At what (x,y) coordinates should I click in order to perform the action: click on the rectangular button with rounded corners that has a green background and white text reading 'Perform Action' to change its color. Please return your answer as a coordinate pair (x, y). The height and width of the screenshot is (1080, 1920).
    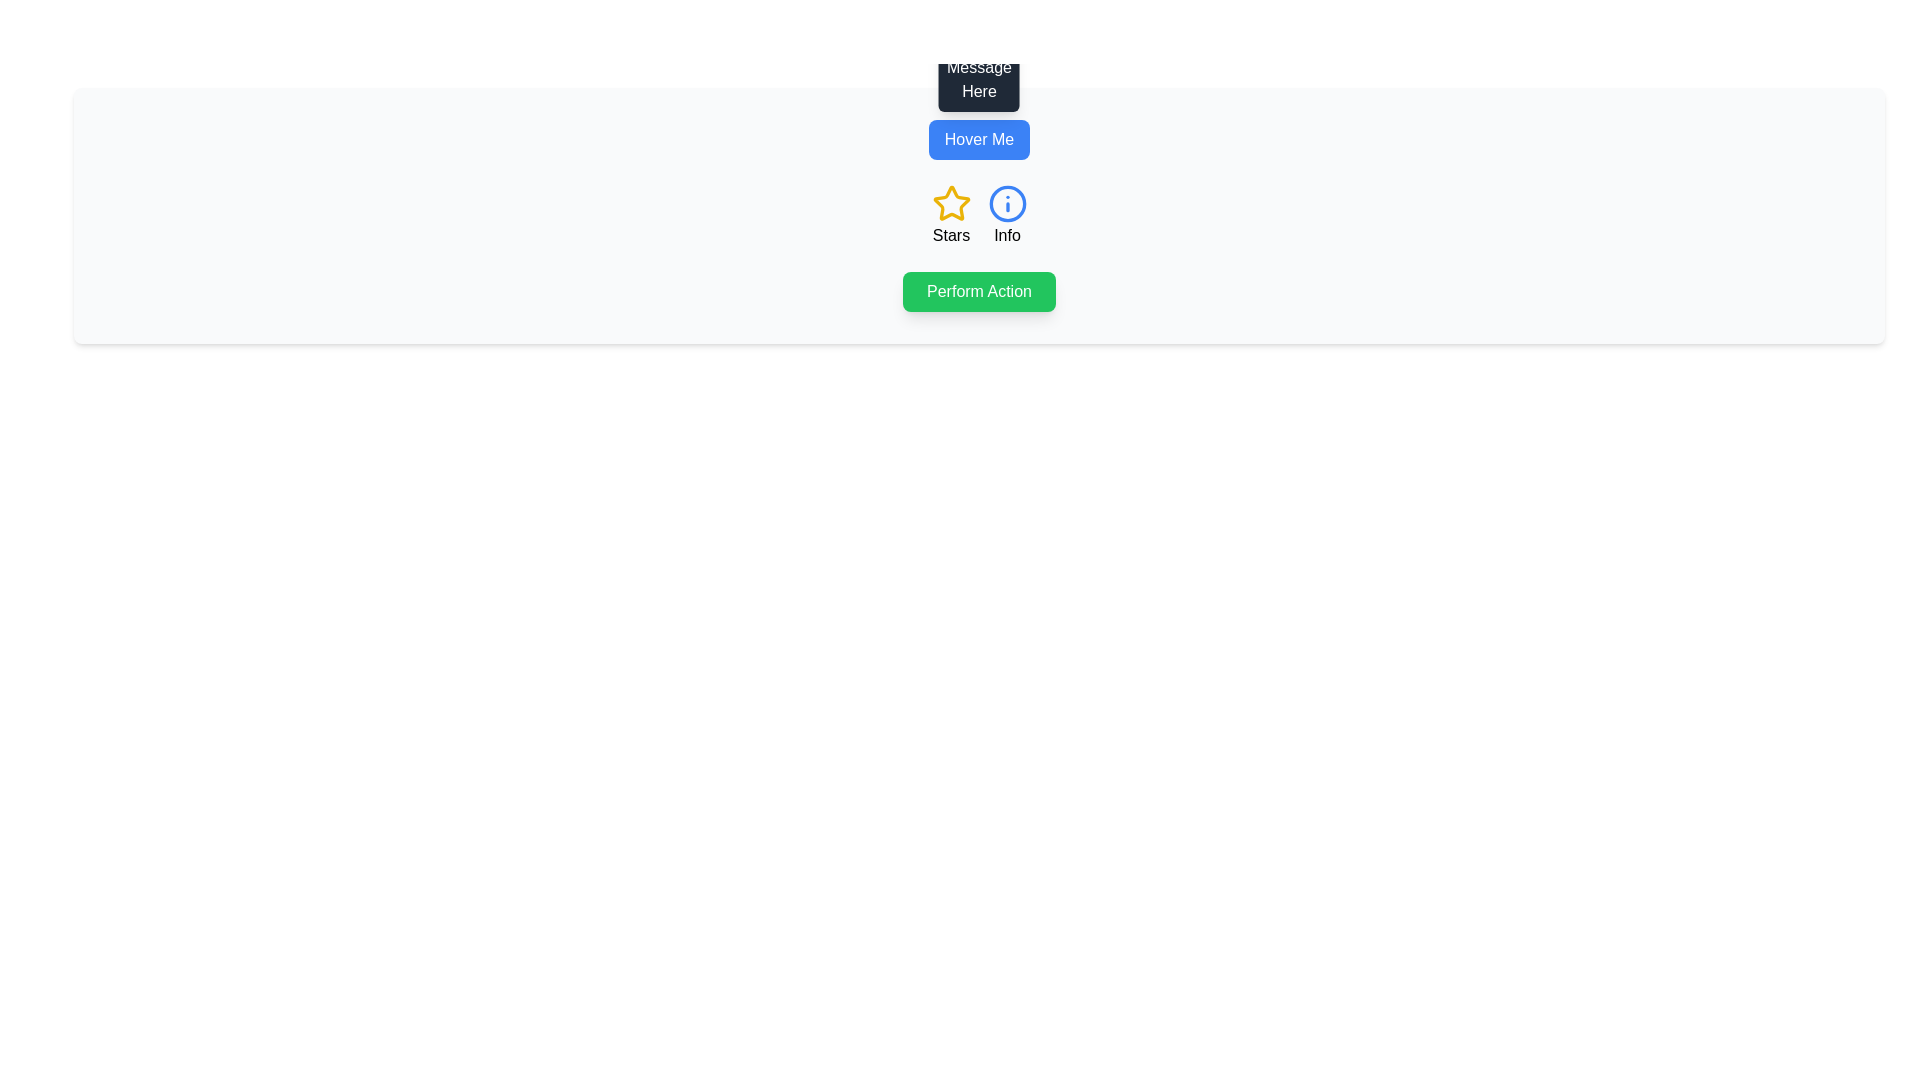
    Looking at the image, I should click on (979, 292).